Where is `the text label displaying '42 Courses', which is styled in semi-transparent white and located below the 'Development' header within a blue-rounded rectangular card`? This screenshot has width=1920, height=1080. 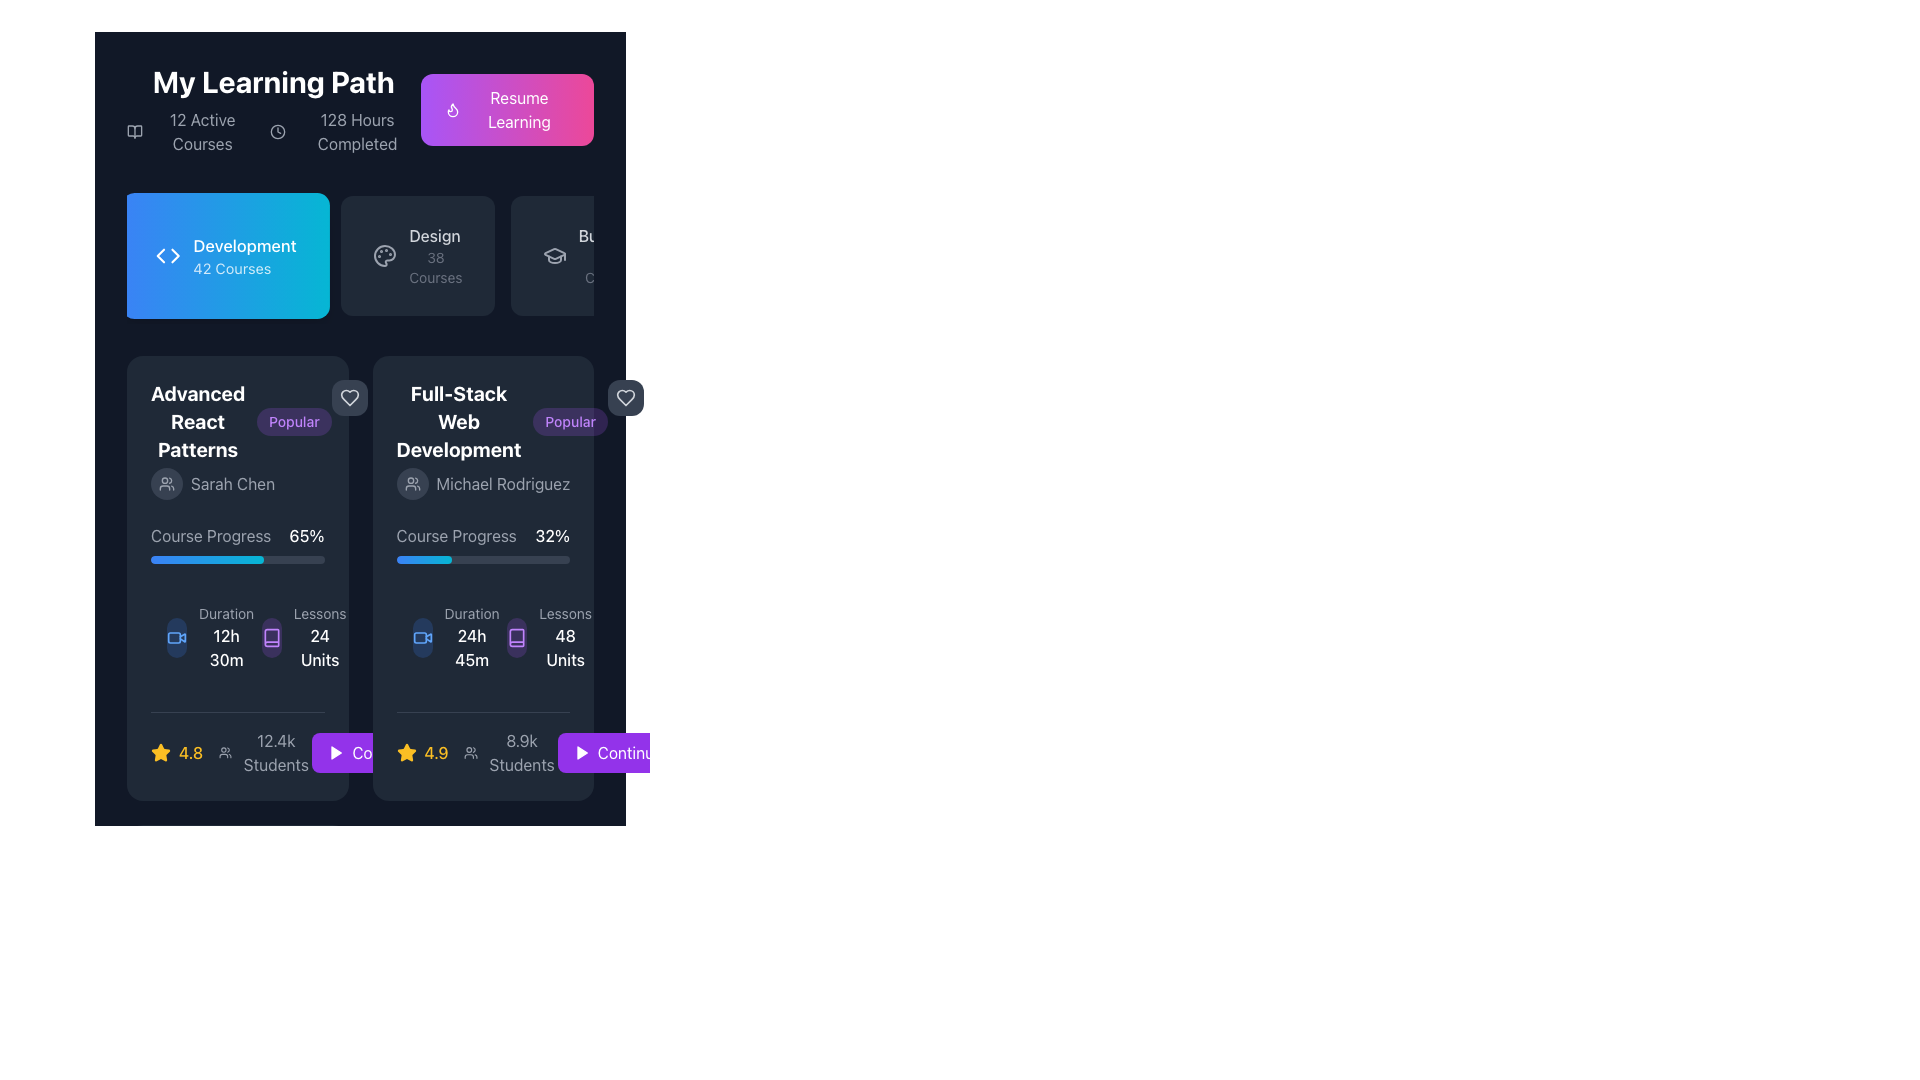
the text label displaying '42 Courses', which is styled in semi-transparent white and located below the 'Development' header within a blue-rounded rectangular card is located at coordinates (232, 267).